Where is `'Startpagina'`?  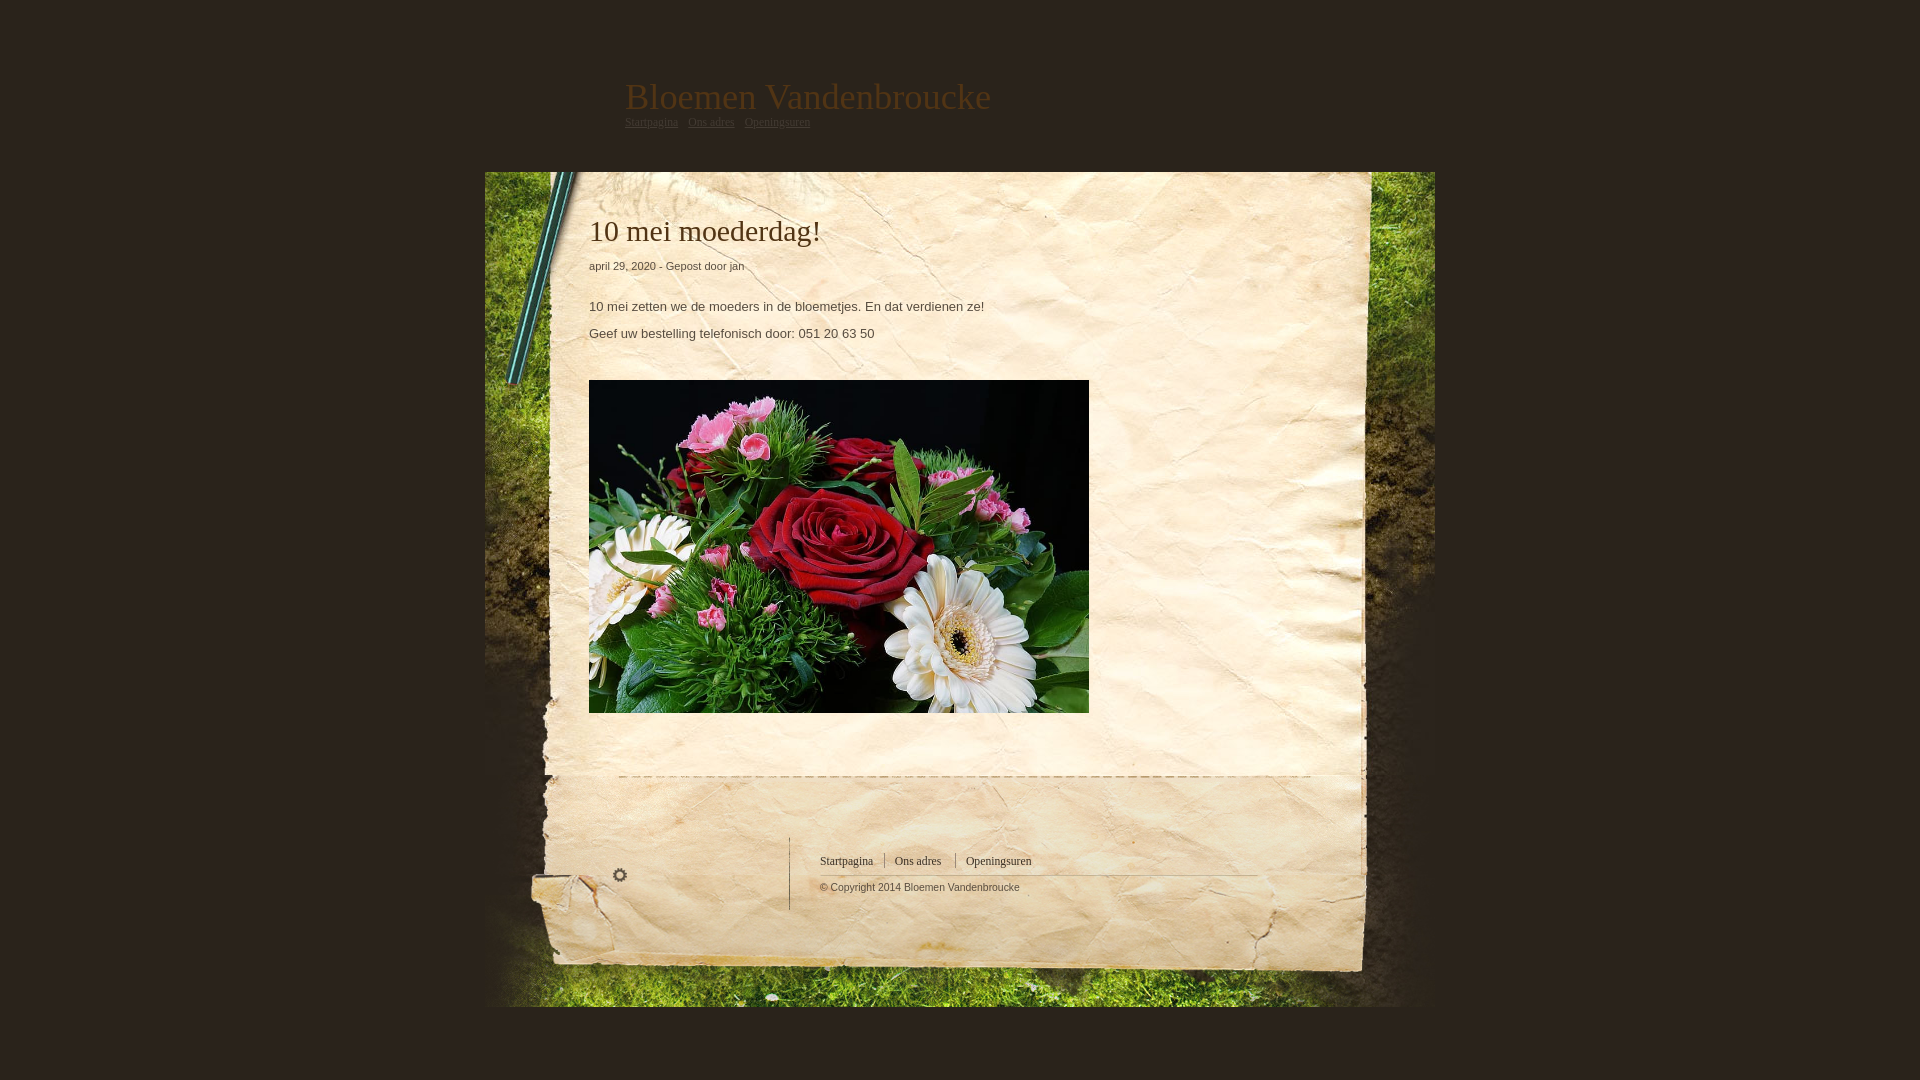
'Startpagina' is located at coordinates (846, 860).